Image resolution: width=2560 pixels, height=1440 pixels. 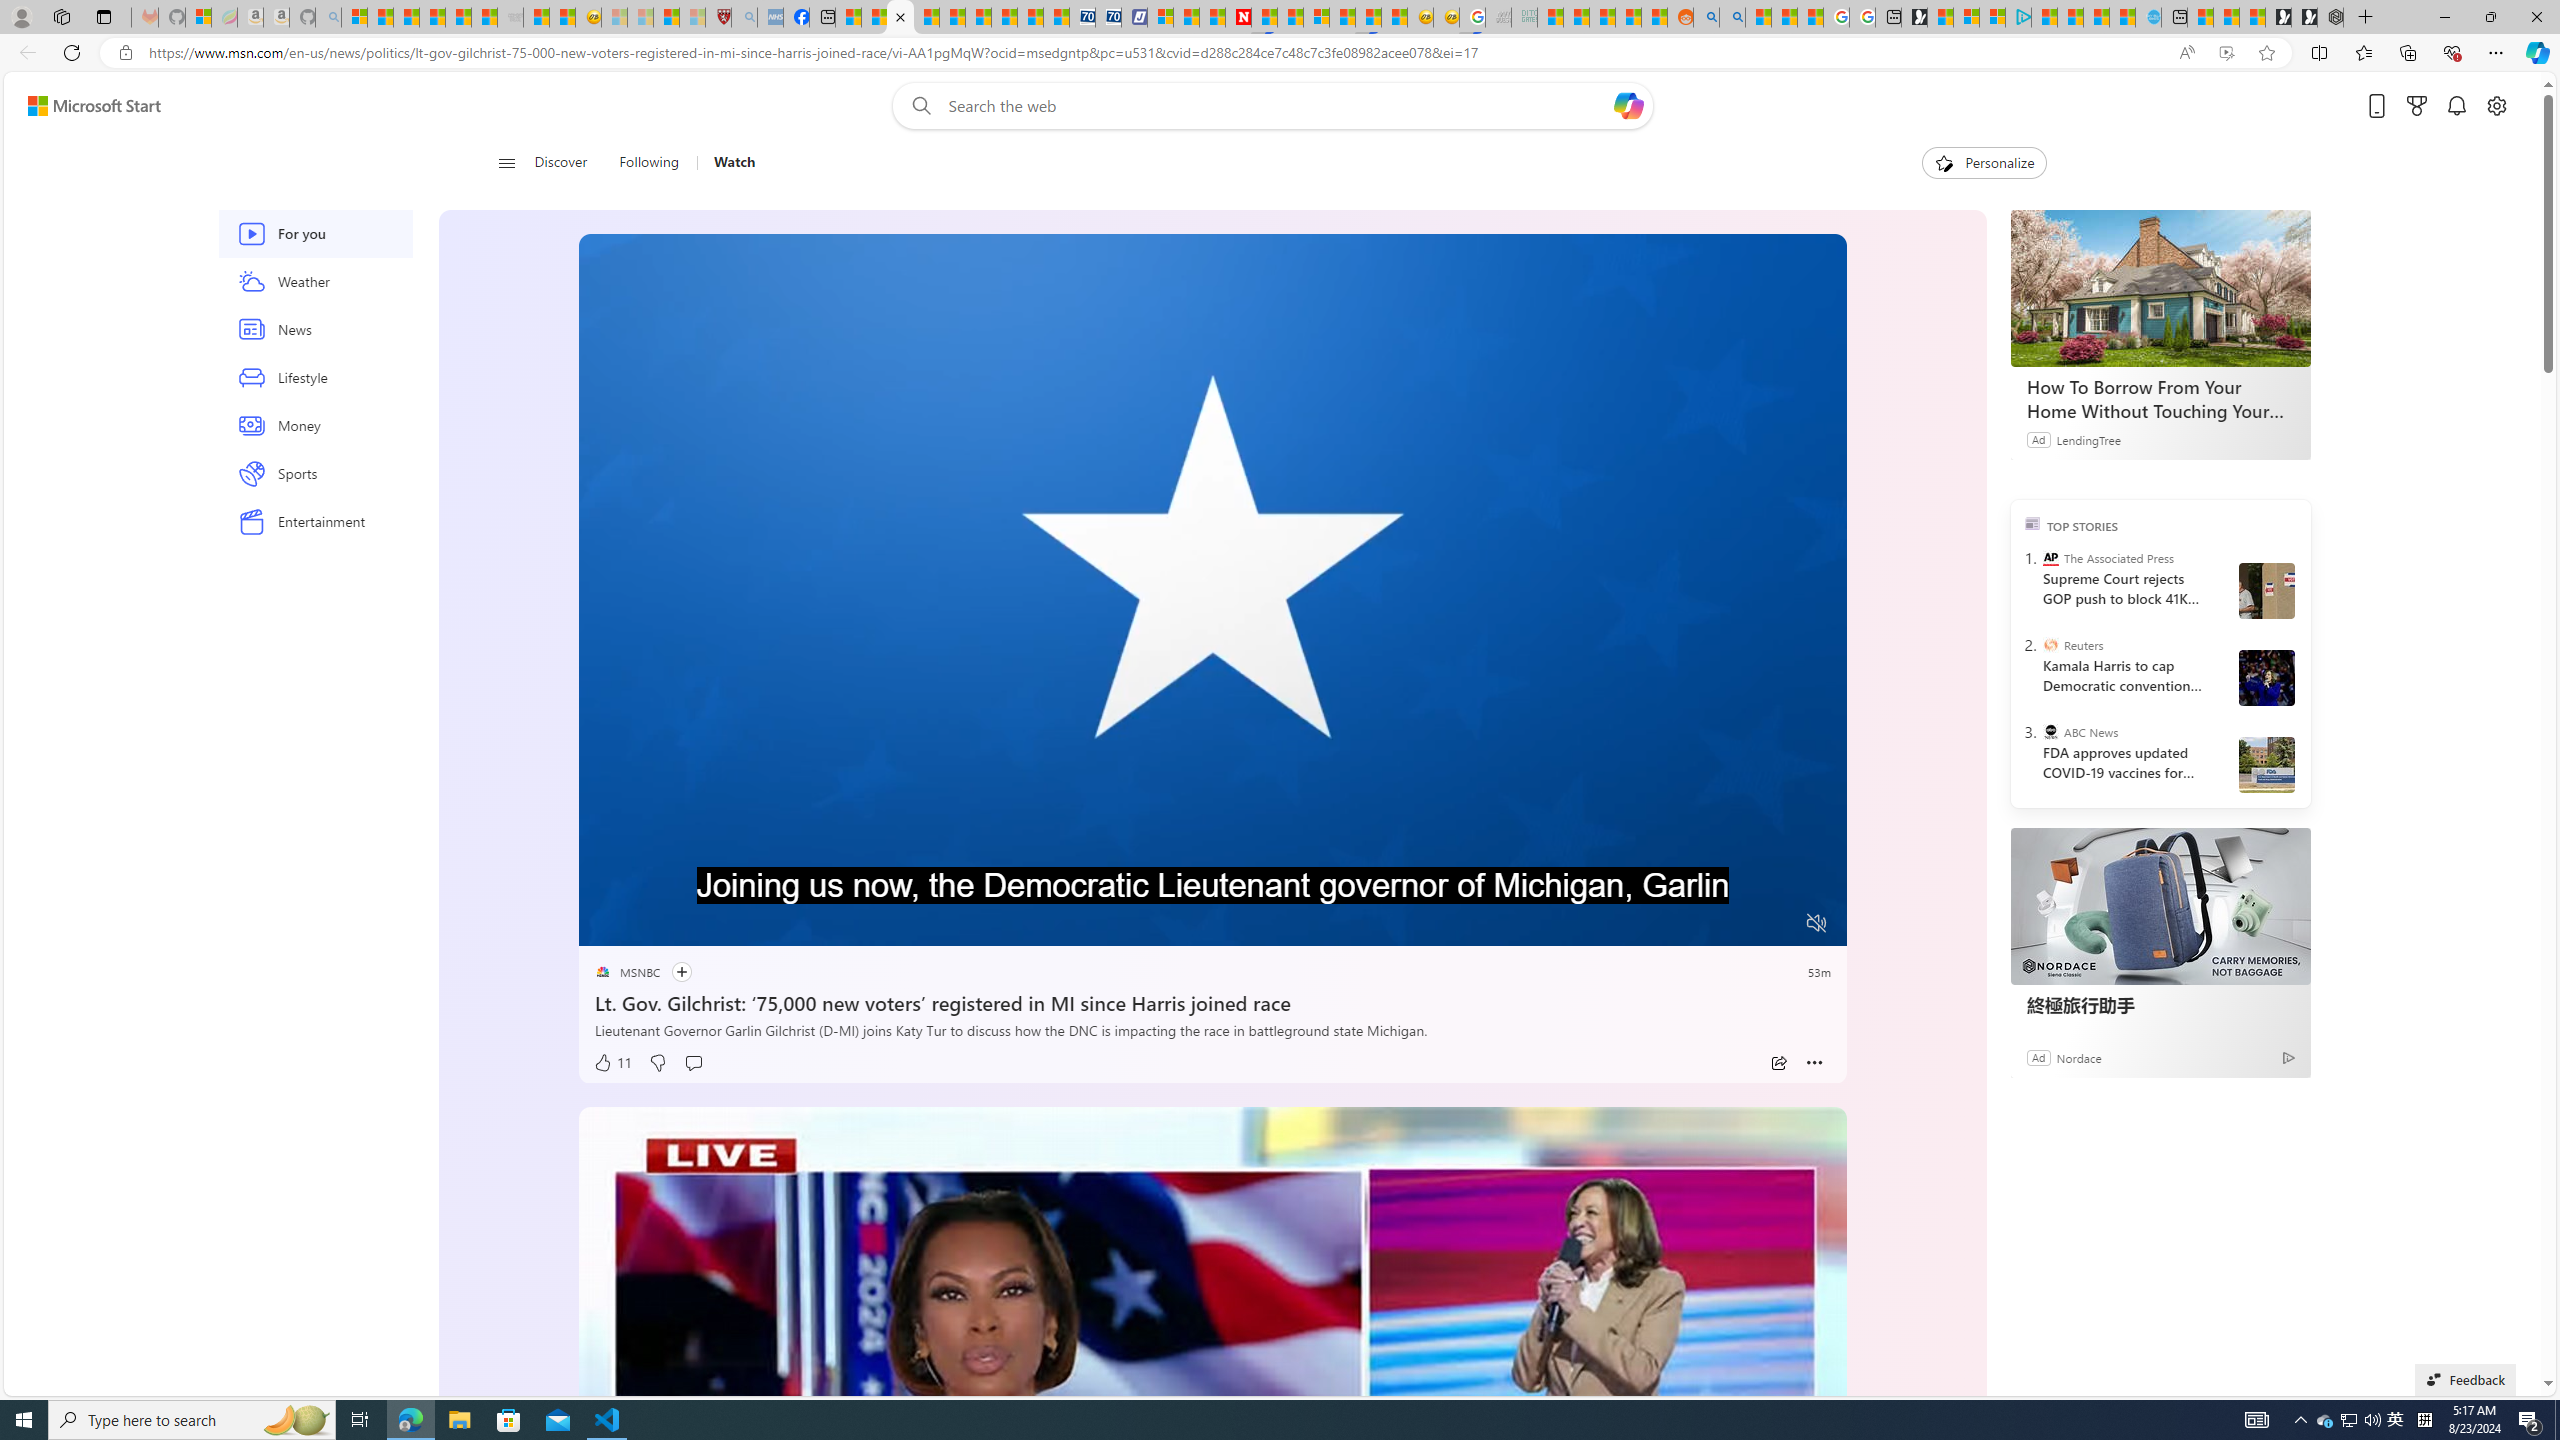 What do you see at coordinates (1737, 923) in the screenshot?
I see `'Captions'` at bounding box center [1737, 923].